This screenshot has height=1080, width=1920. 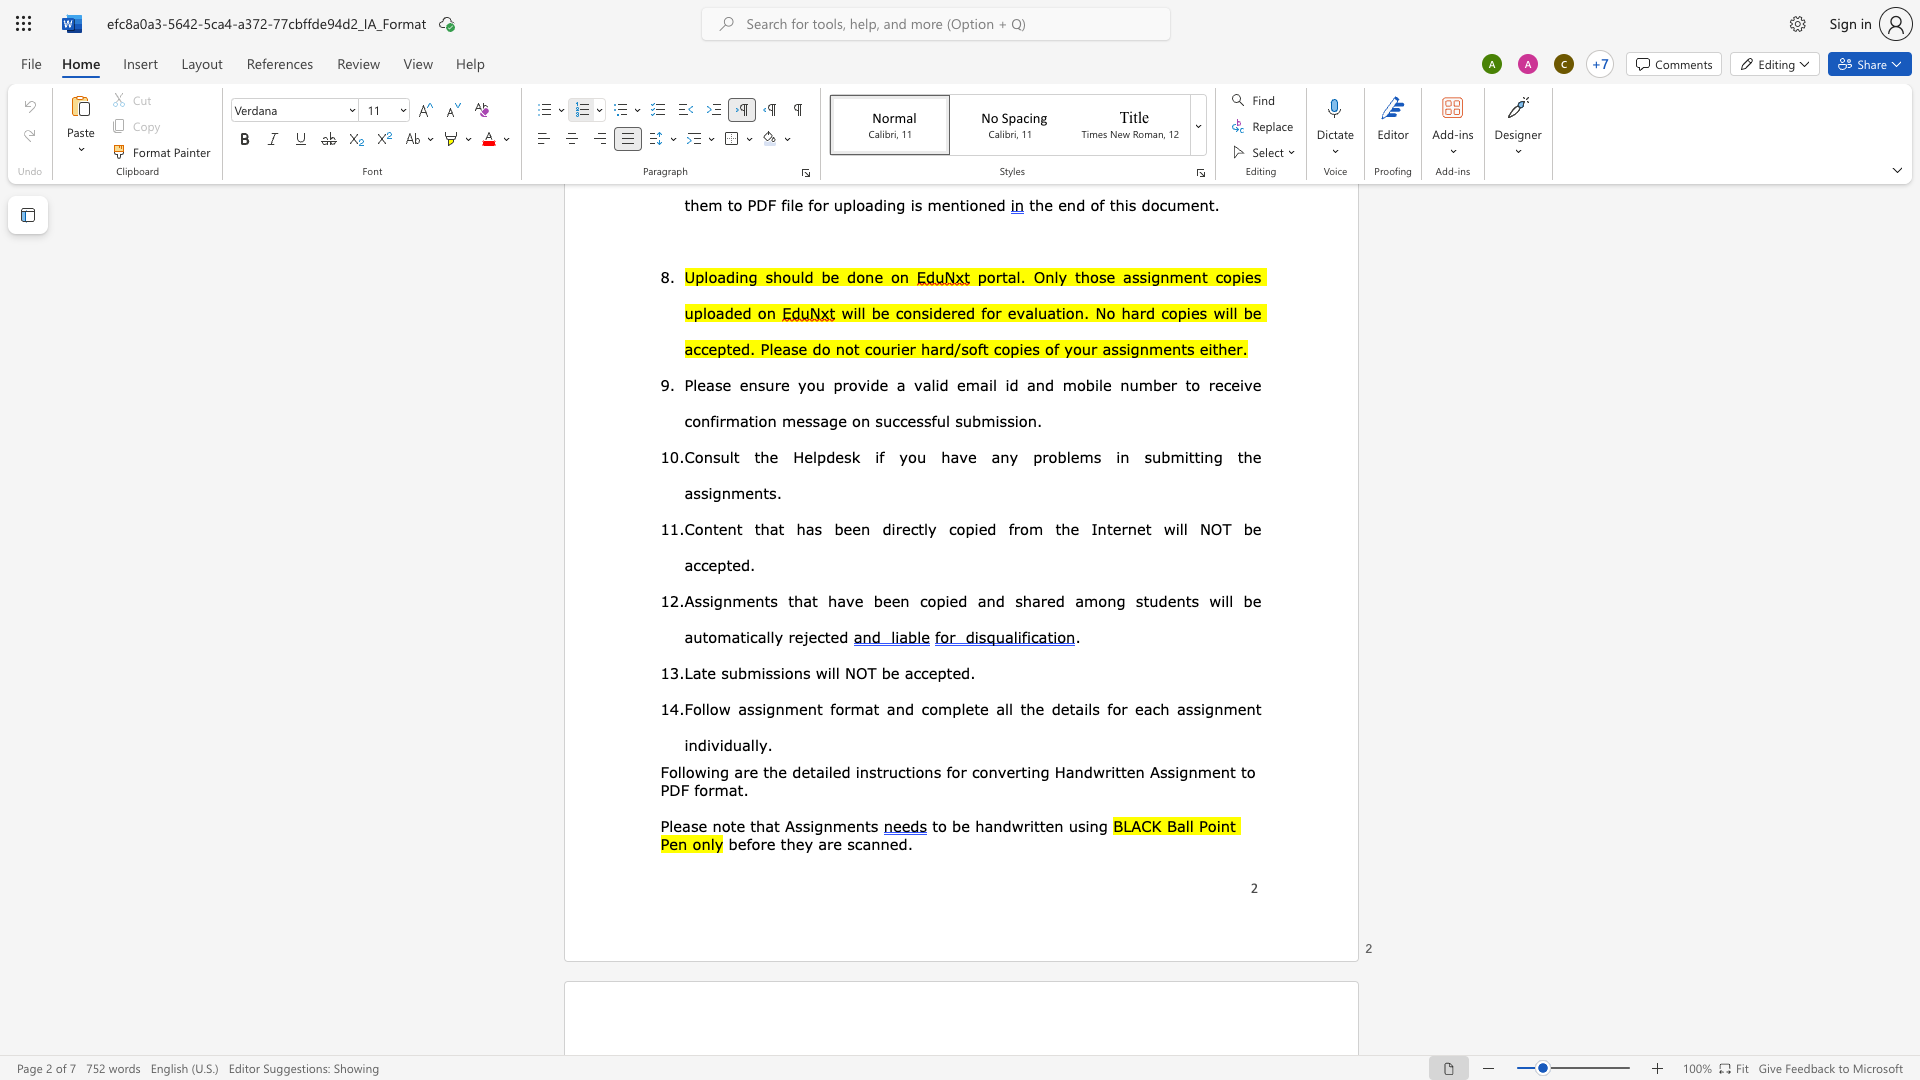 What do you see at coordinates (833, 770) in the screenshot?
I see `the space between the continuous character "l" and "e" in the text` at bounding box center [833, 770].